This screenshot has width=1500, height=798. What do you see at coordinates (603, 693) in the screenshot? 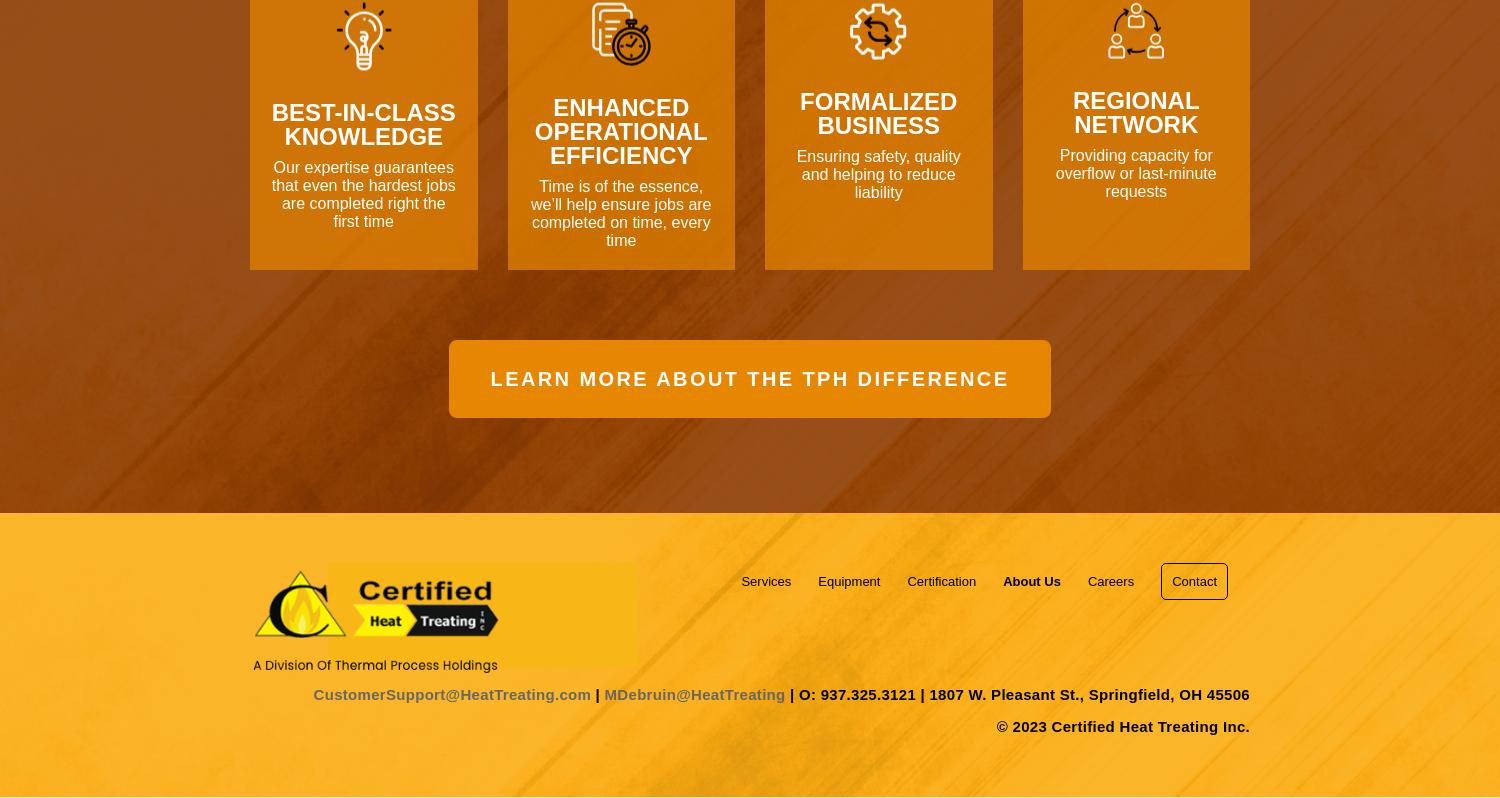
I see `'MDebruin@HeatTreating'` at bounding box center [603, 693].